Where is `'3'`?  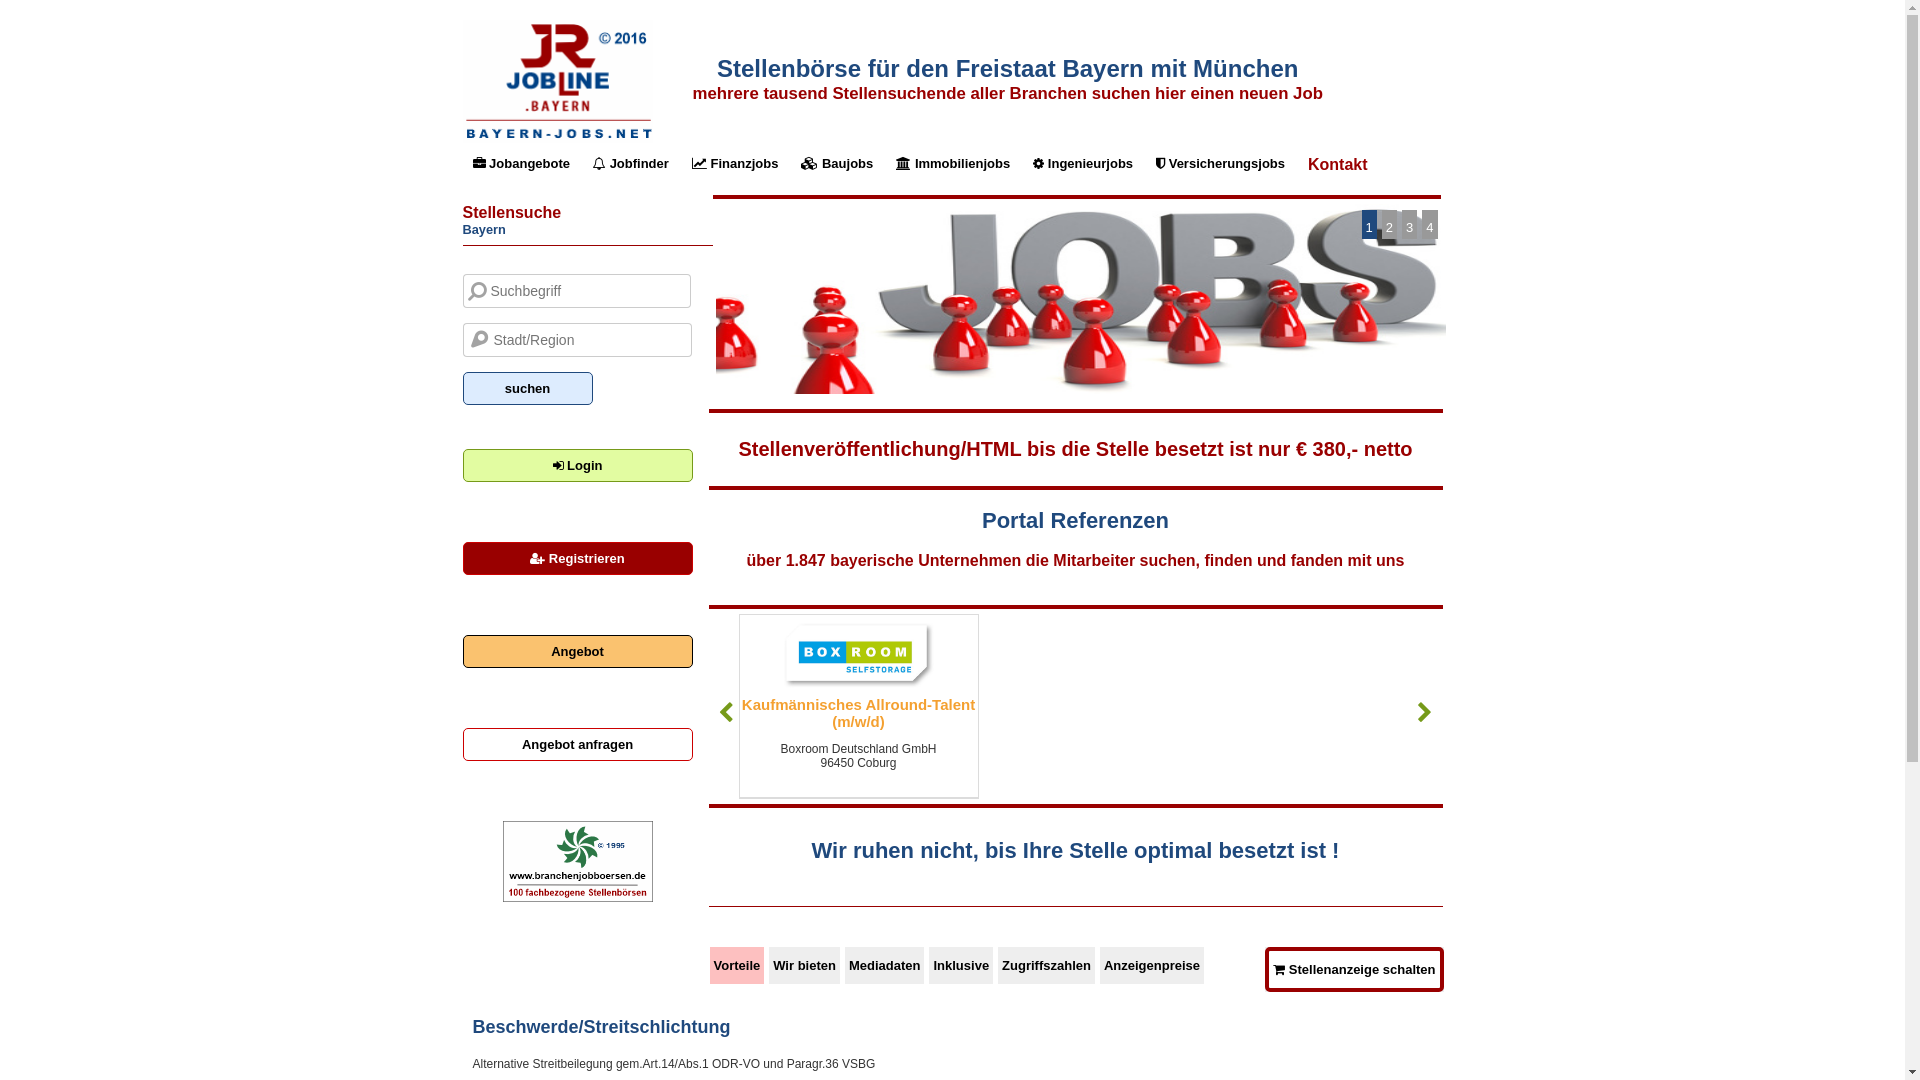 '3' is located at coordinates (1408, 224).